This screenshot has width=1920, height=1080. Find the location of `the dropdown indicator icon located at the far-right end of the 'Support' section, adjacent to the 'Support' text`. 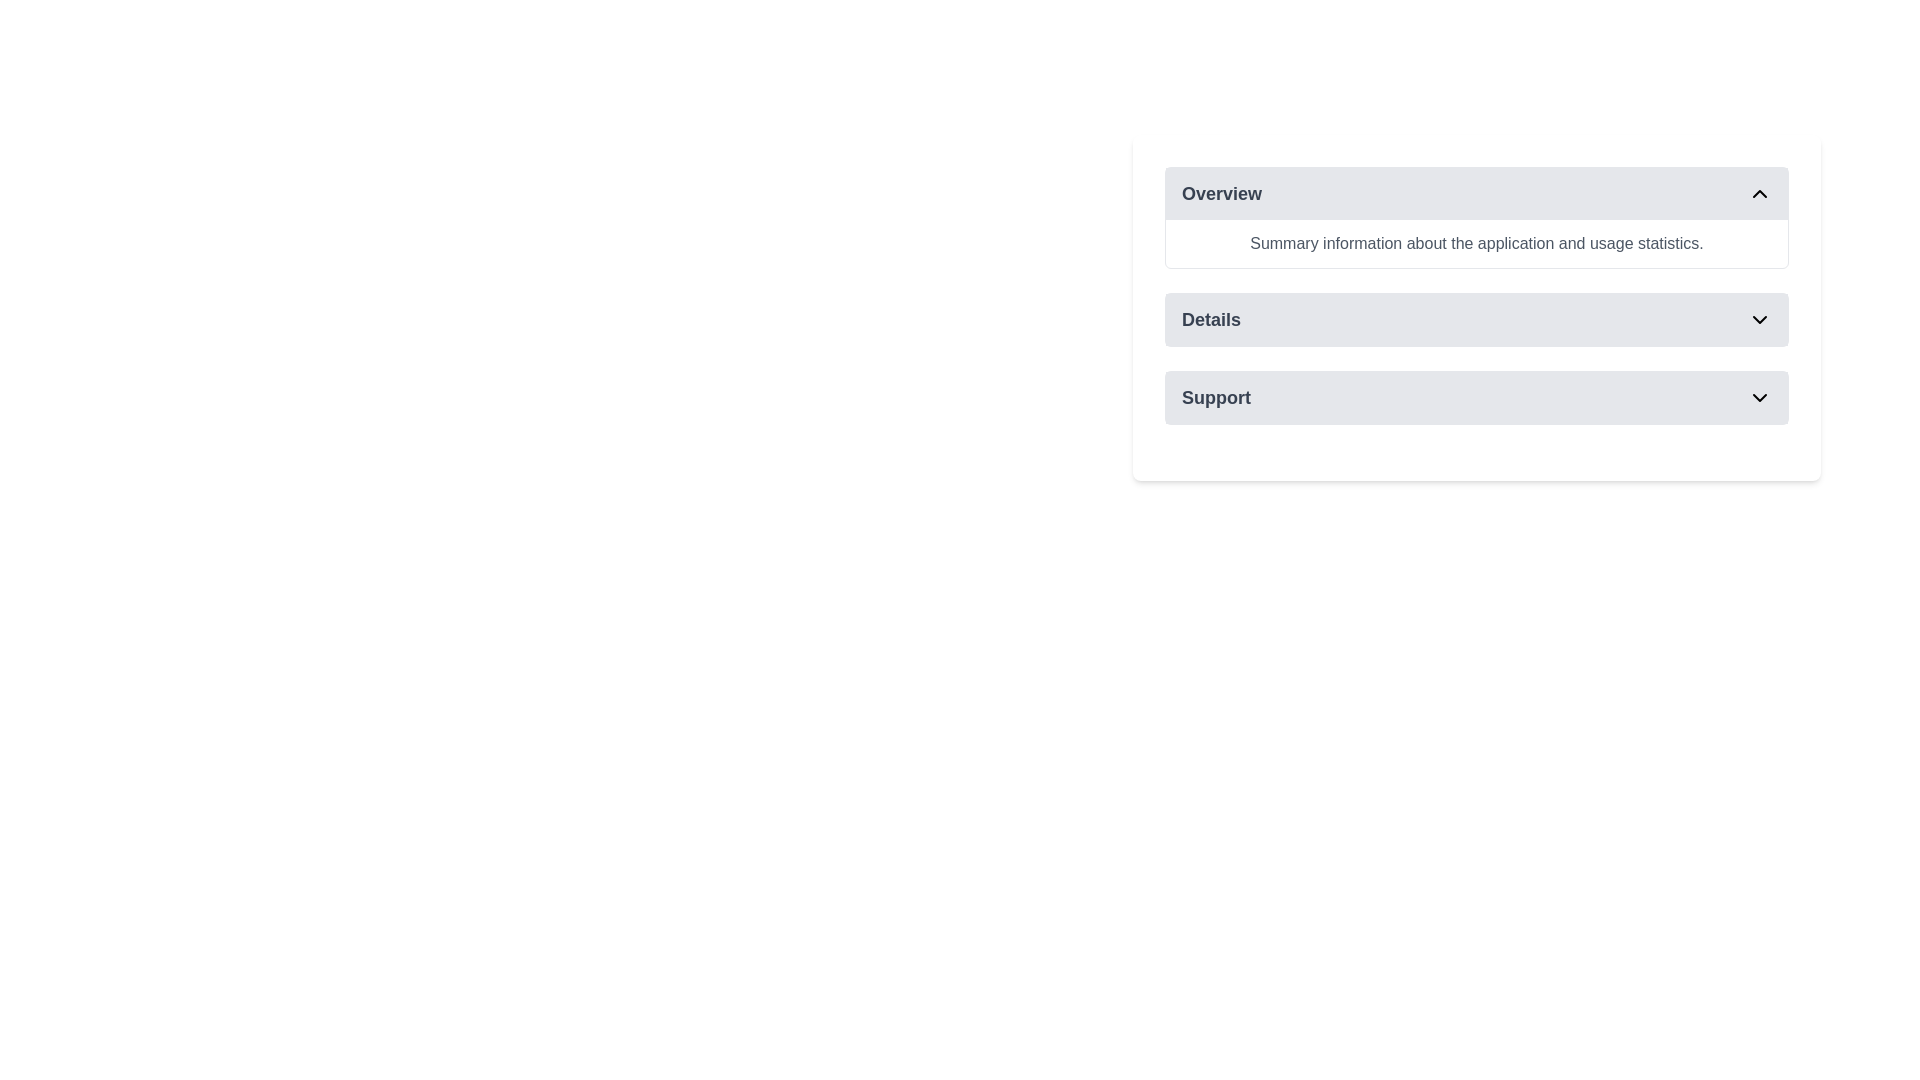

the dropdown indicator icon located at the far-right end of the 'Support' section, adjacent to the 'Support' text is located at coordinates (1760, 397).